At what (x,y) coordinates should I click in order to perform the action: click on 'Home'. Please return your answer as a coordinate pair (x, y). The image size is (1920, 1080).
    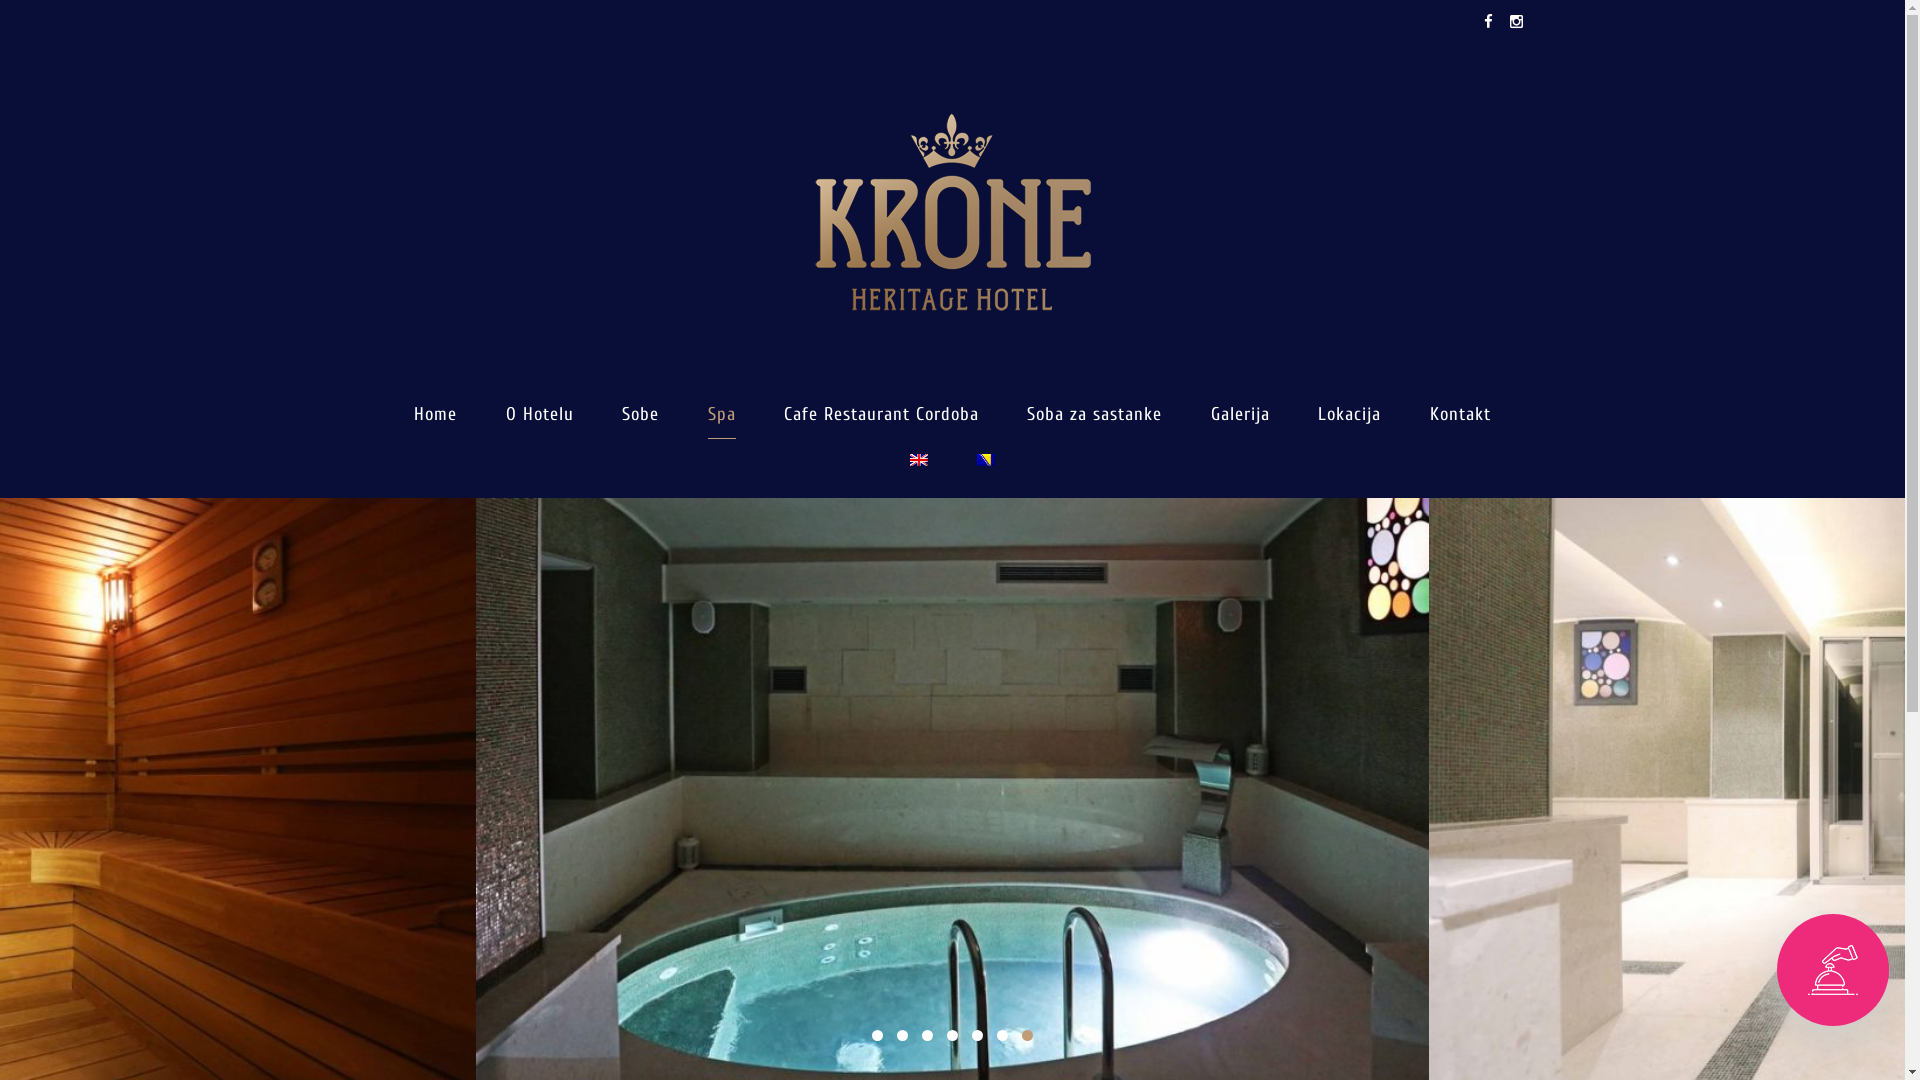
    Looking at the image, I should click on (434, 414).